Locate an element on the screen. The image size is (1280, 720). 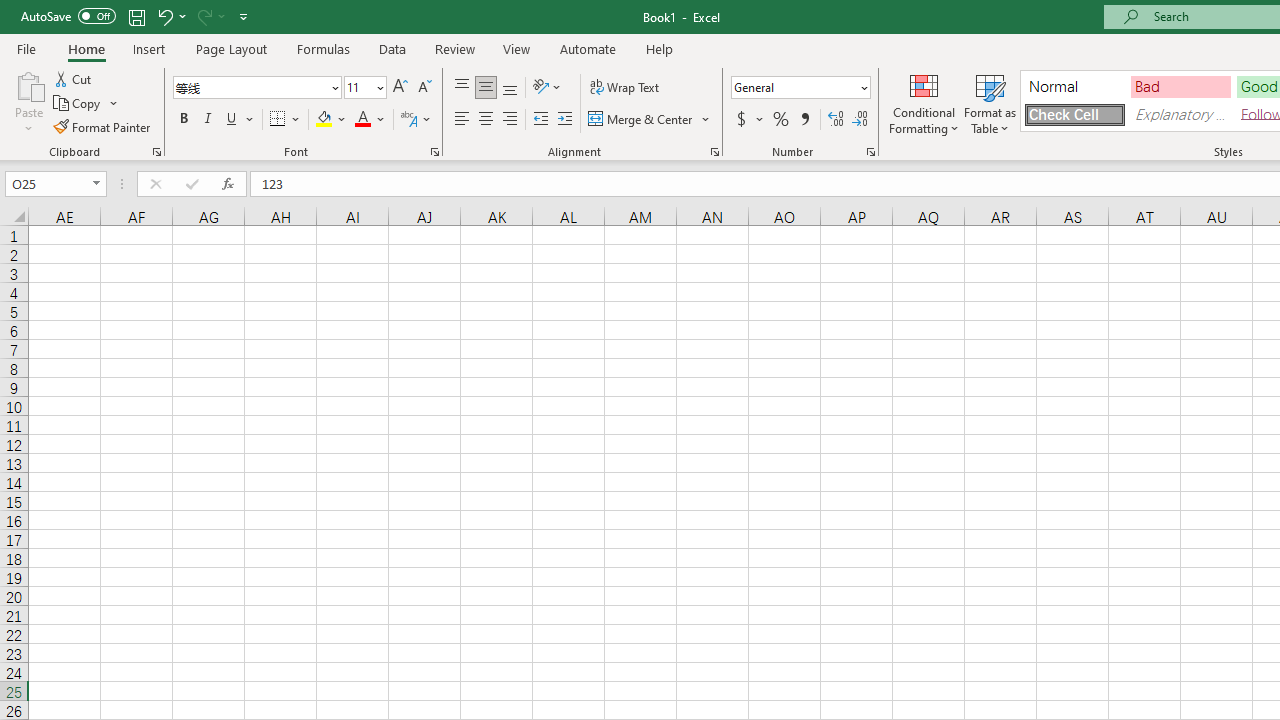
'Show Phonetic Field' is located at coordinates (415, 119).